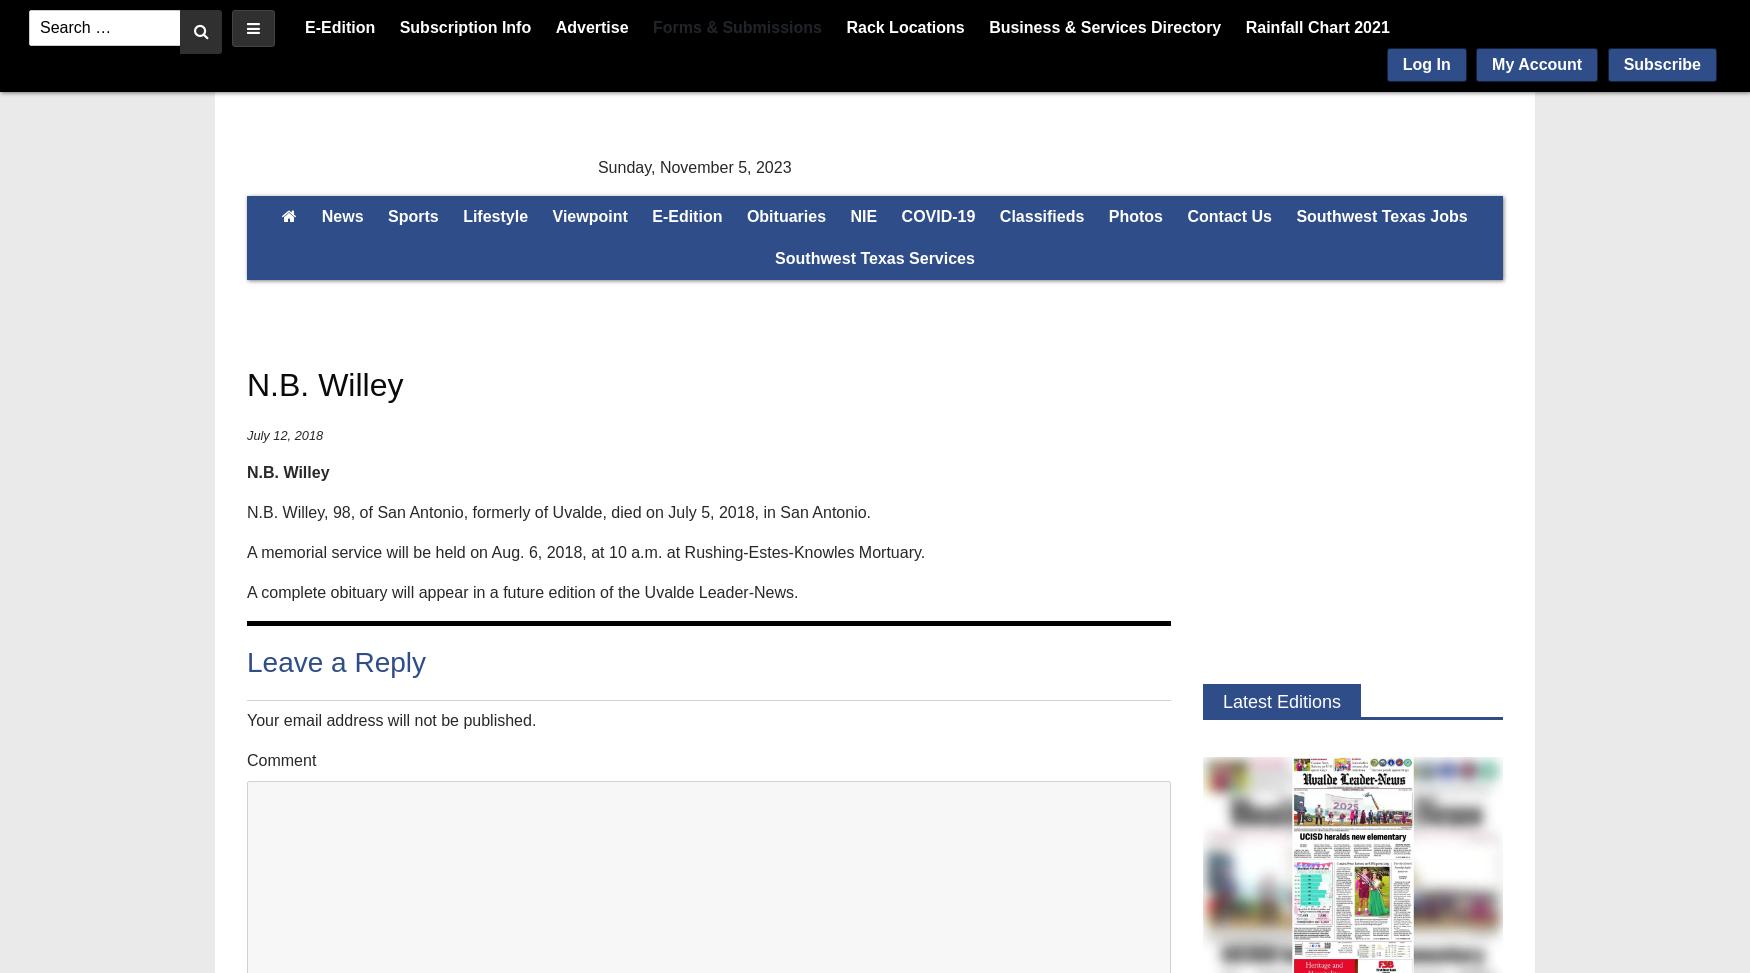  What do you see at coordinates (1152, 283) in the screenshot?
I see `'NIE Christmas Parade Entry Form'` at bounding box center [1152, 283].